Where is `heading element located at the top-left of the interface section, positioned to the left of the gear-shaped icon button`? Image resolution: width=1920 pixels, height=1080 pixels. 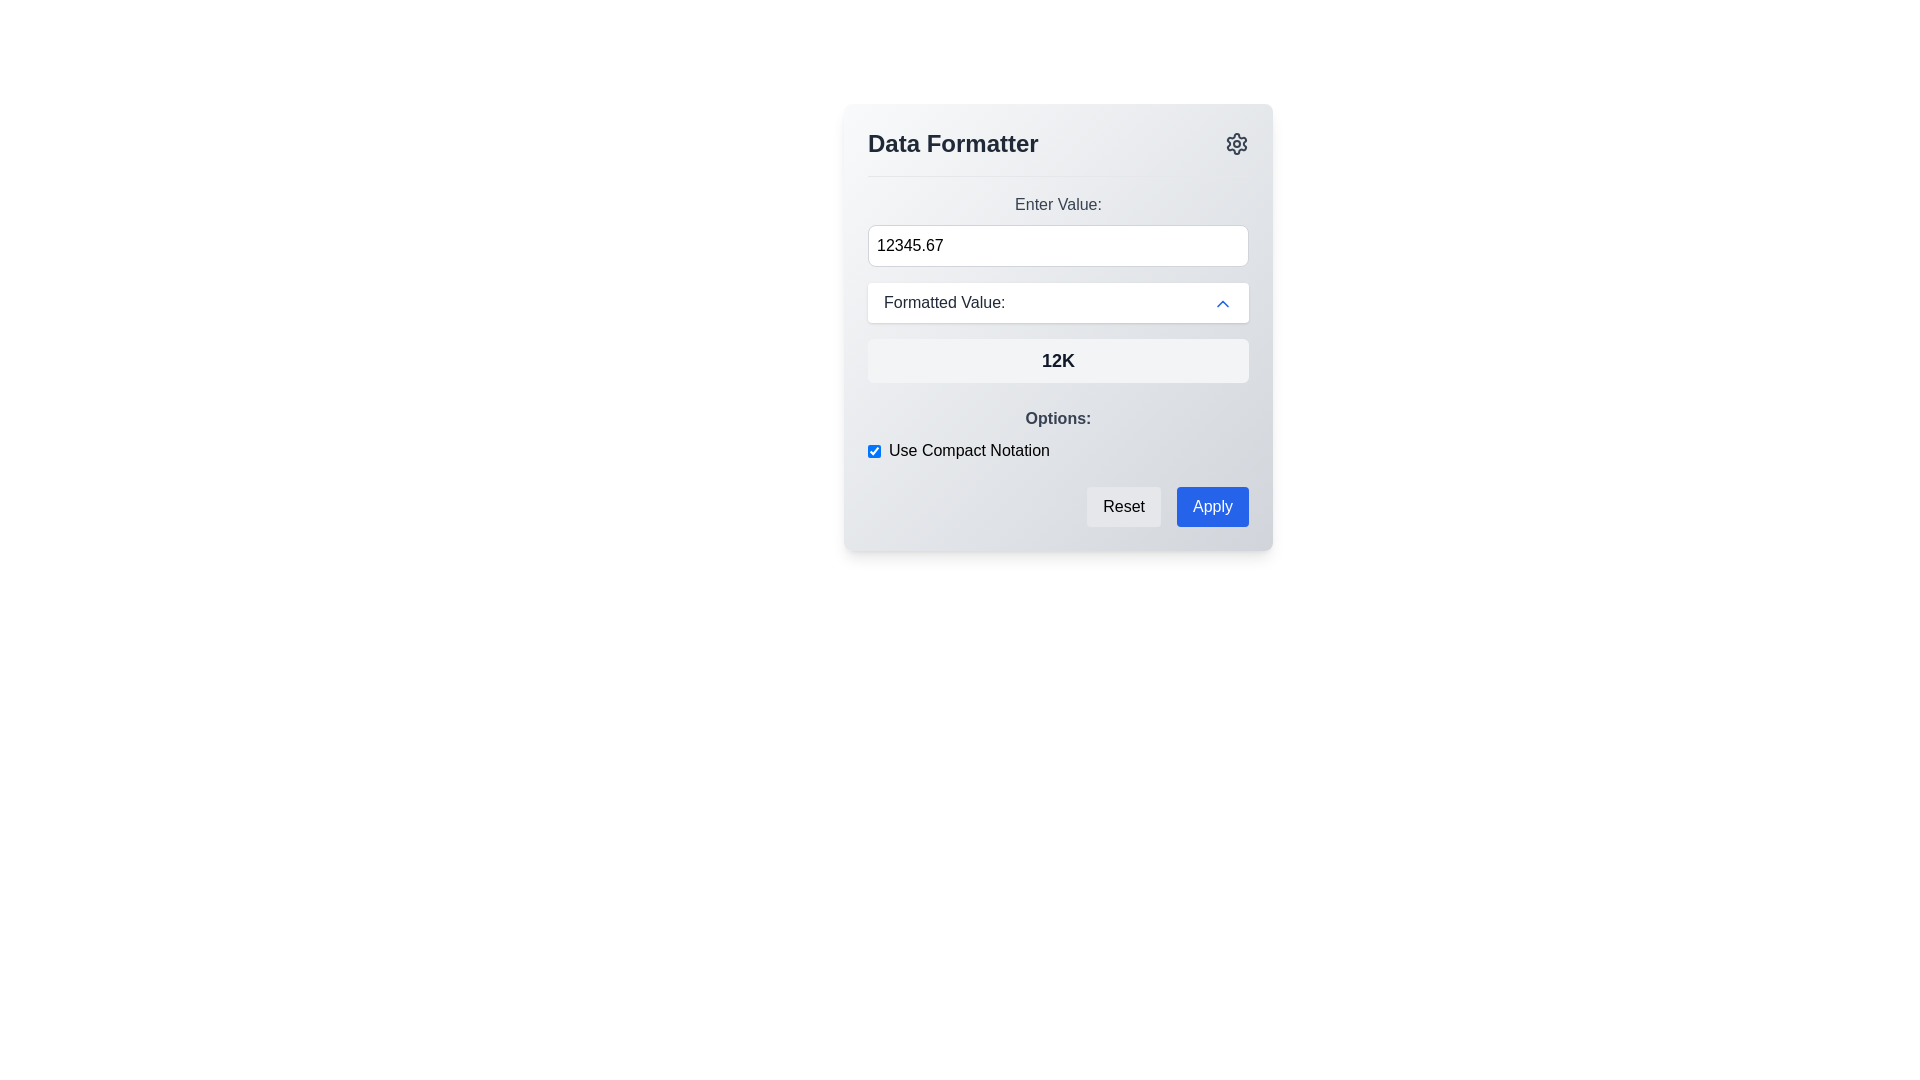
heading element located at the top-left of the interface section, positioned to the left of the gear-shaped icon button is located at coordinates (952, 142).